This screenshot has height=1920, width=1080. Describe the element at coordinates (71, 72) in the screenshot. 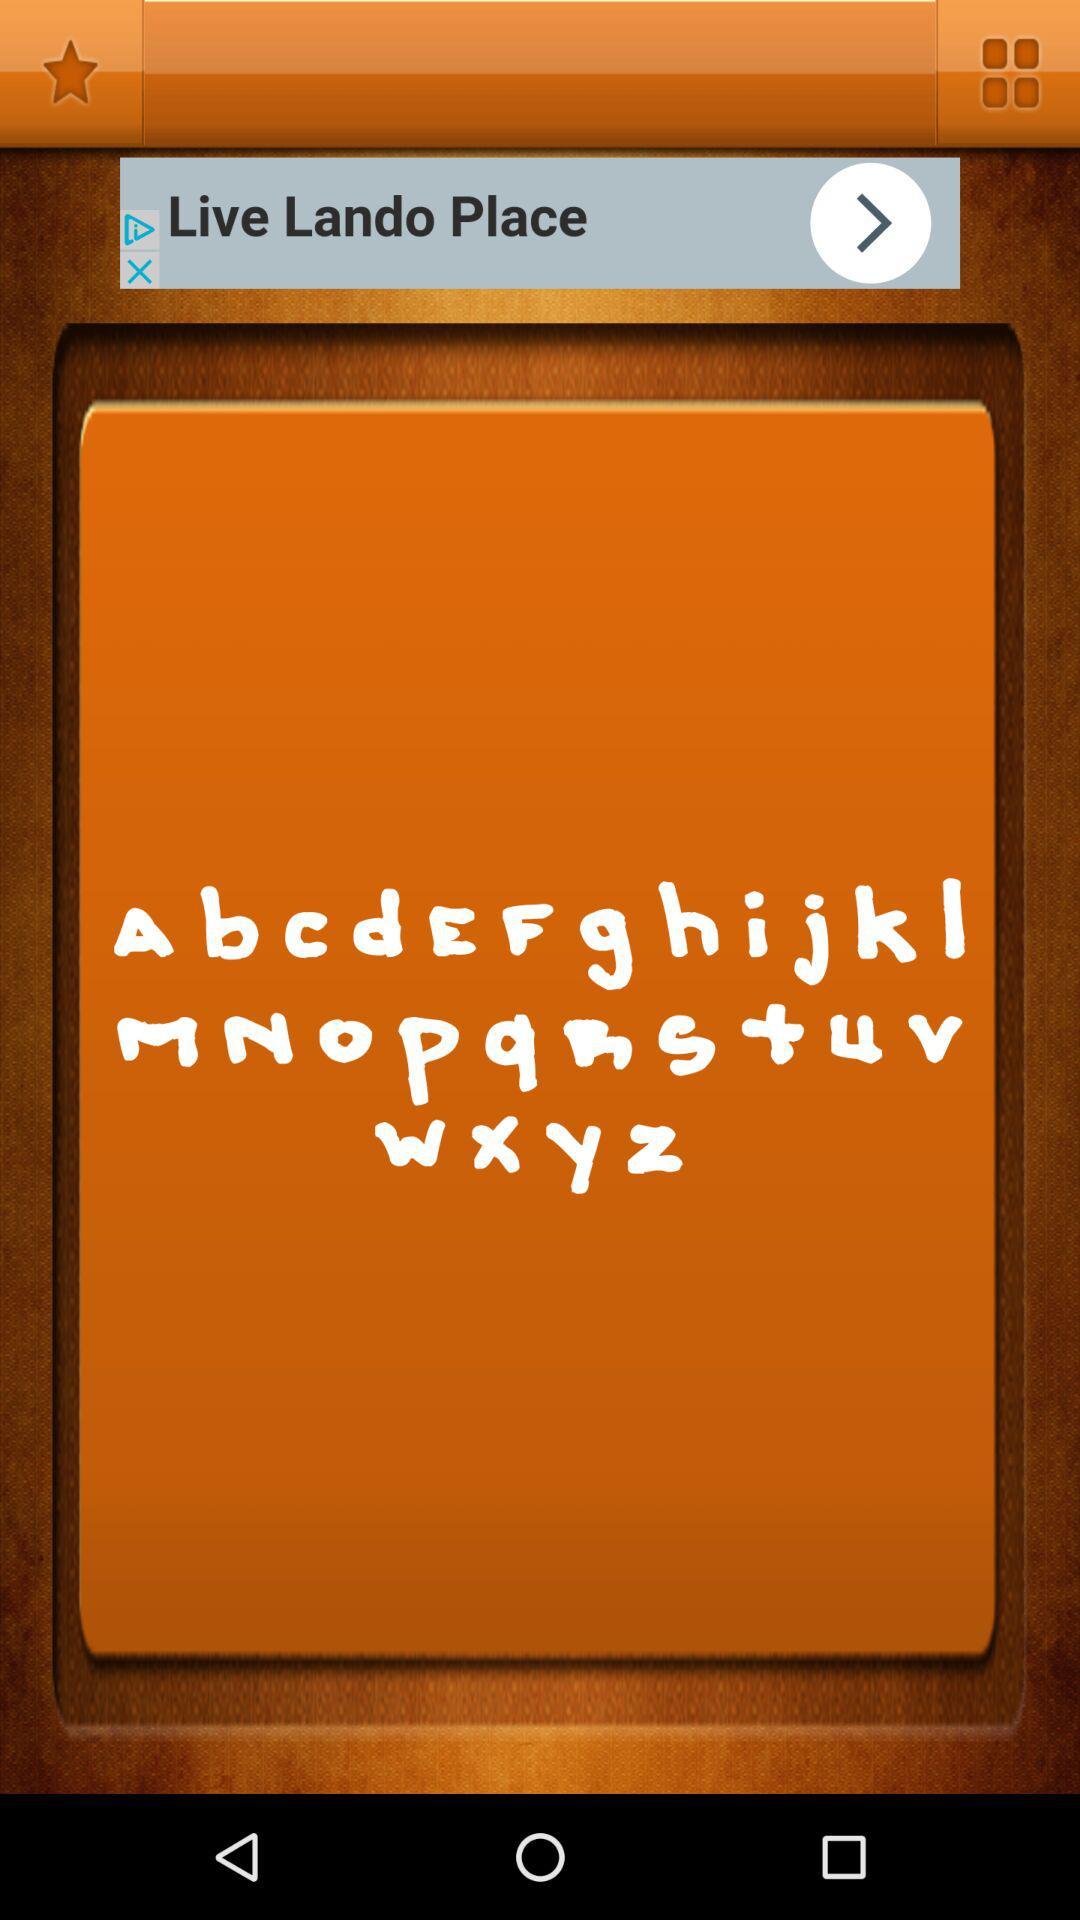

I see `it is a star key` at that location.